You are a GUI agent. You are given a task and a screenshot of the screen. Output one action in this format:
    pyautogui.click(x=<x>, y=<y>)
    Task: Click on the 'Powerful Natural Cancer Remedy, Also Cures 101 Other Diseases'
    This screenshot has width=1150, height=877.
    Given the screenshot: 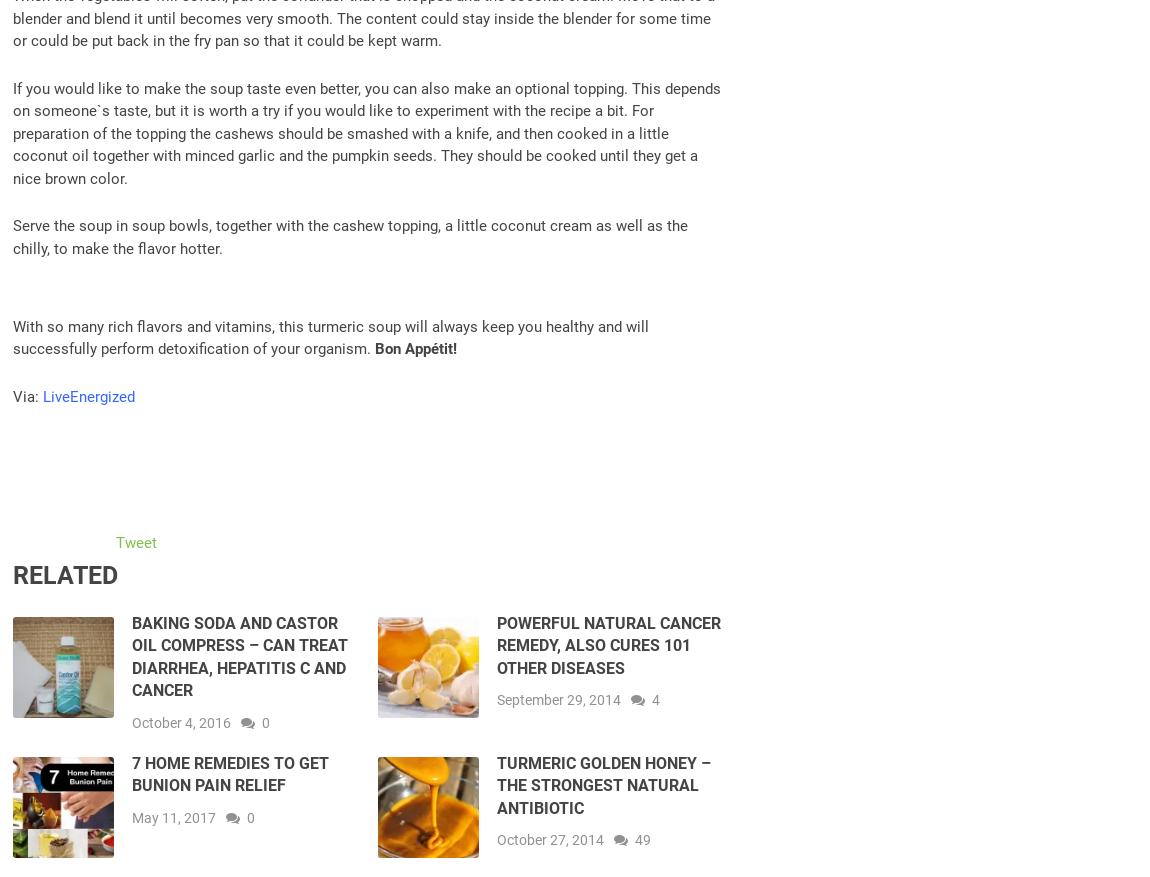 What is the action you would take?
    pyautogui.click(x=495, y=645)
    